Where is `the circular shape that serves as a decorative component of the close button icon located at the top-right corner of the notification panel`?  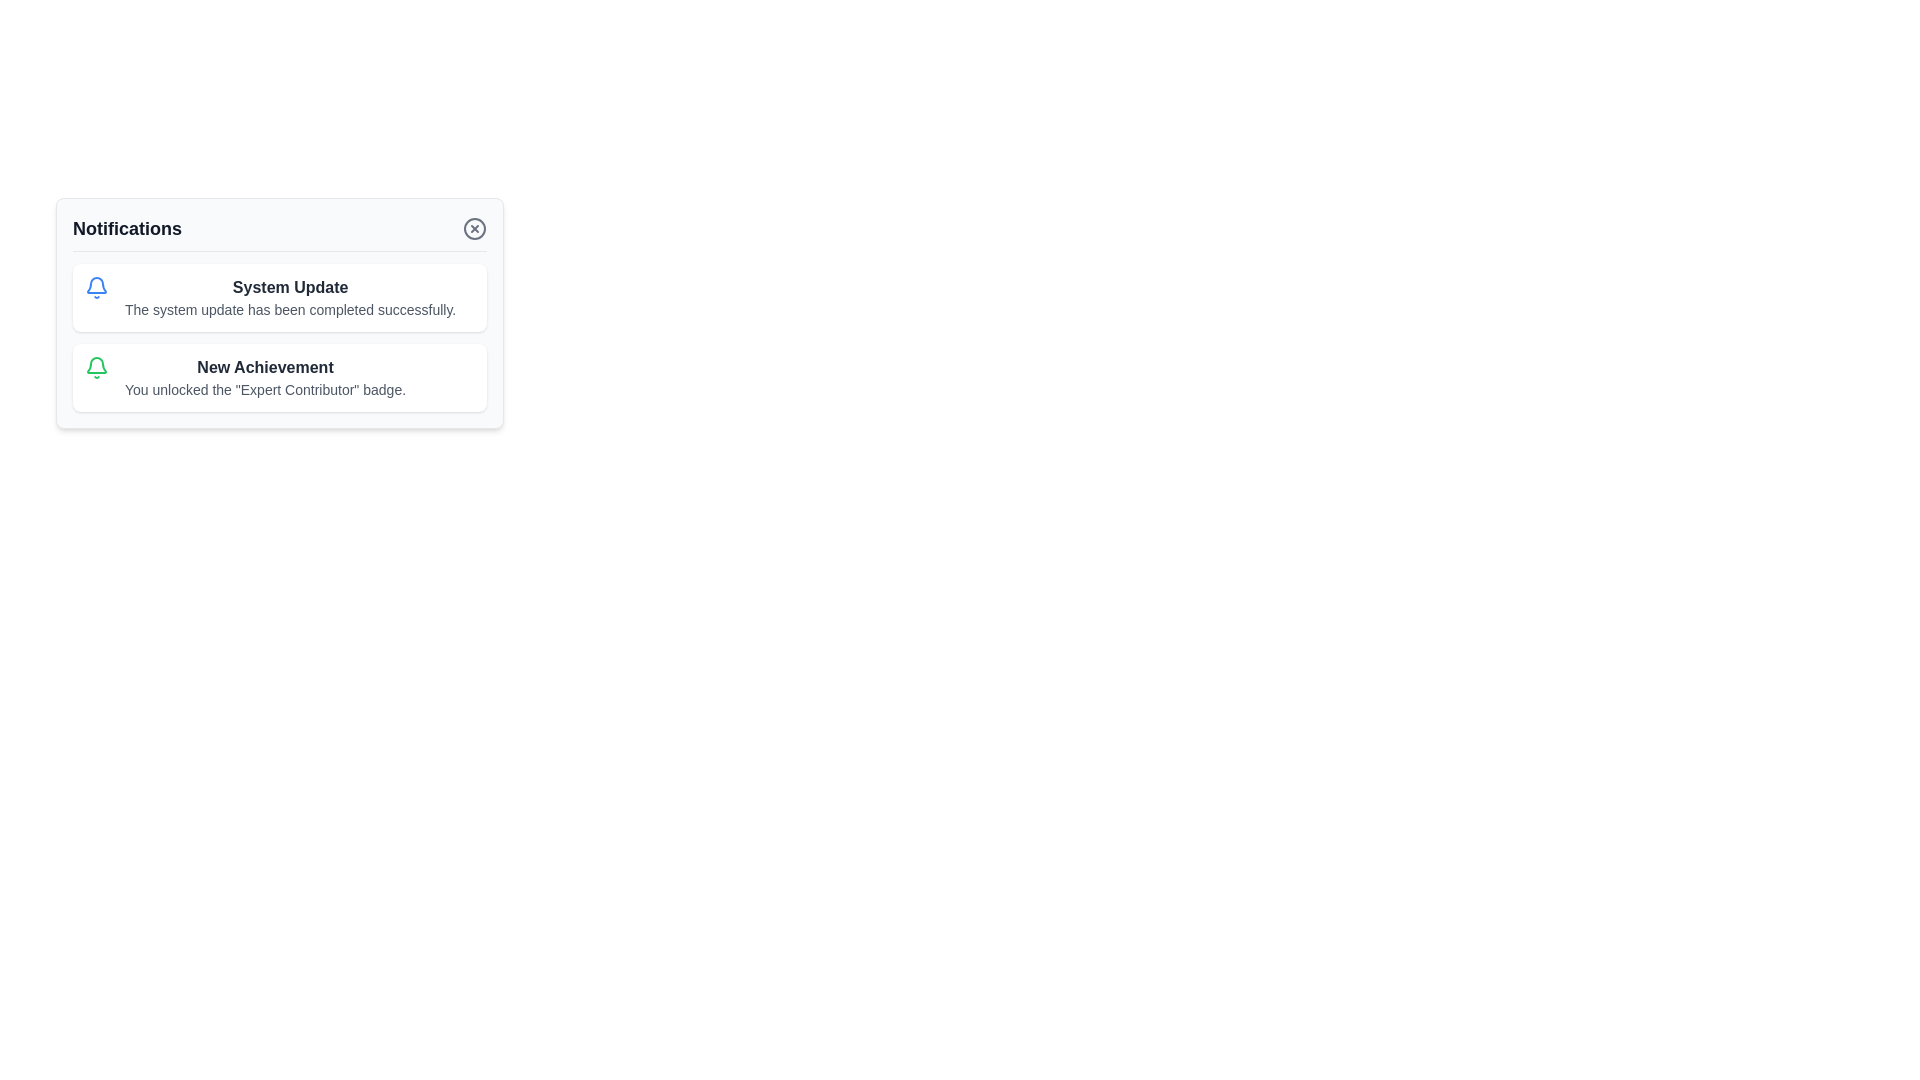
the circular shape that serves as a decorative component of the close button icon located at the top-right corner of the notification panel is located at coordinates (474, 227).